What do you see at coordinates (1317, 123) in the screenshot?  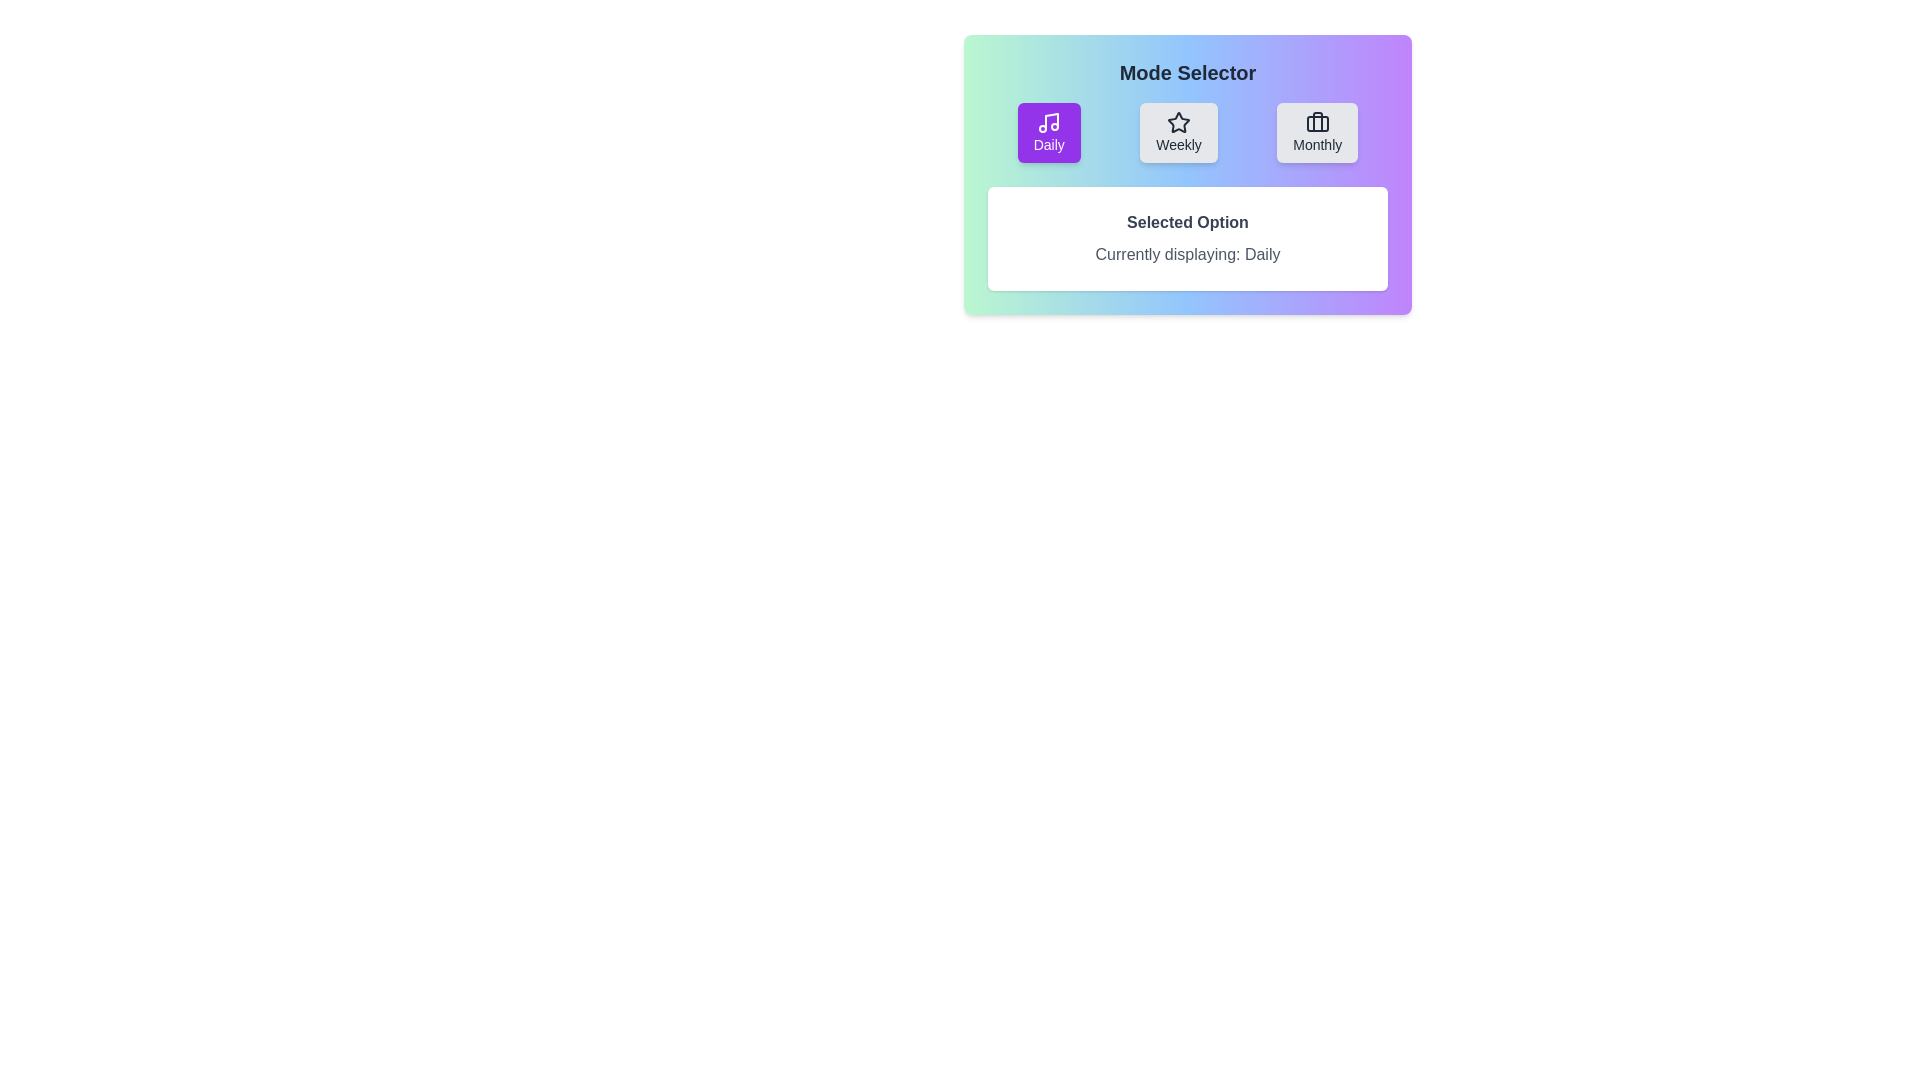 I see `the 'Monthly' icon in the mode selector, which is located at the top-center of the button directly above the 'Monthly' label` at bounding box center [1317, 123].